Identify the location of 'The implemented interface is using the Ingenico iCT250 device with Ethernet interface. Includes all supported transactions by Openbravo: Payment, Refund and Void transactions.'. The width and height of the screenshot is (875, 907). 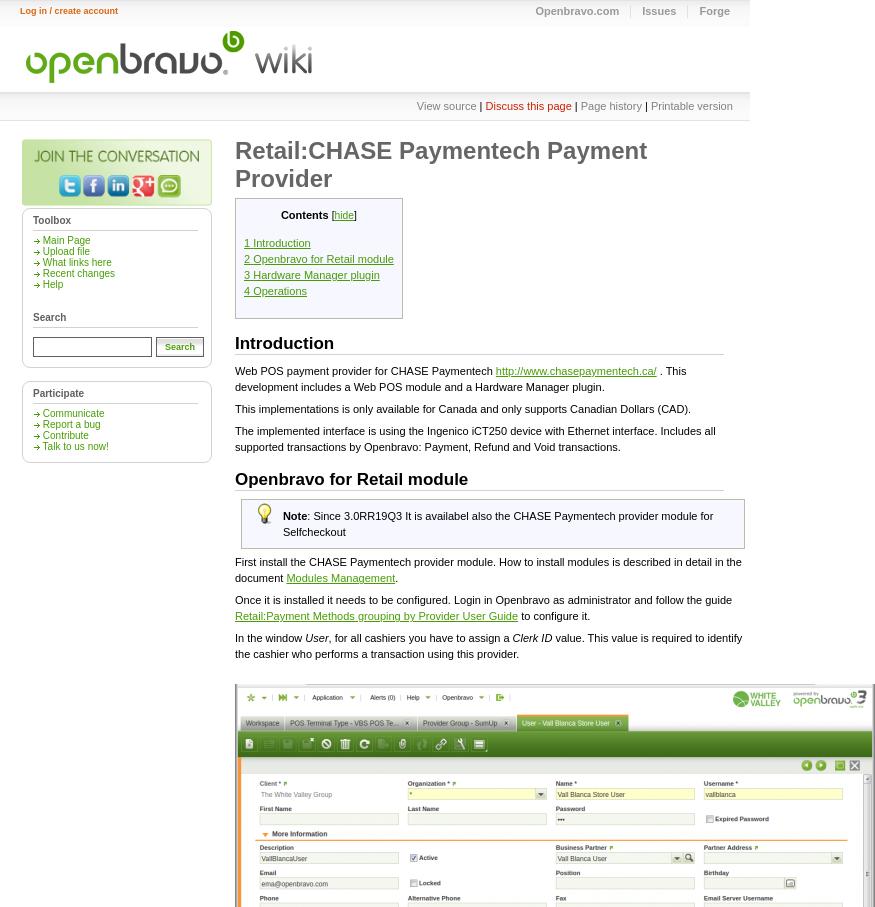
(475, 436).